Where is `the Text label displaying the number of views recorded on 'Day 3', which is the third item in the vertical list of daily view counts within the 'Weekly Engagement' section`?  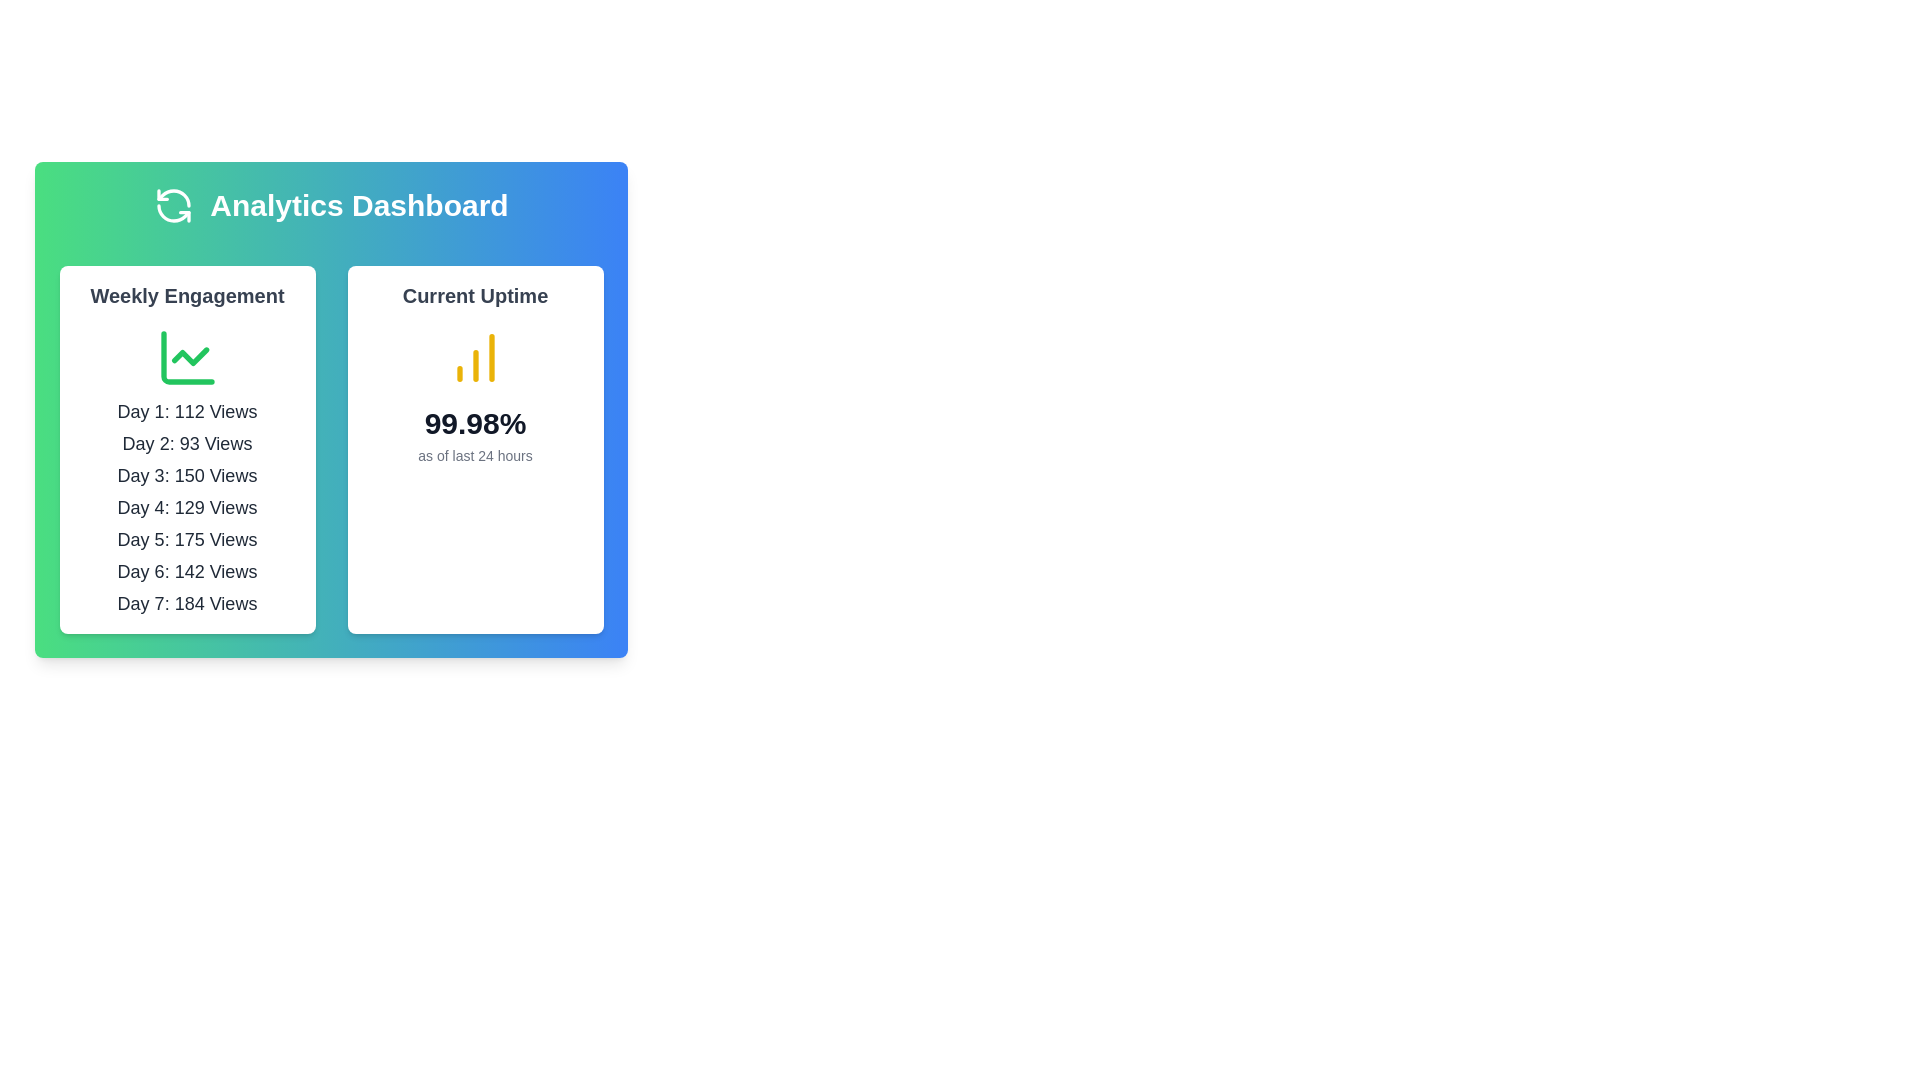
the Text label displaying the number of views recorded on 'Day 3', which is the third item in the vertical list of daily view counts within the 'Weekly Engagement' section is located at coordinates (187, 475).